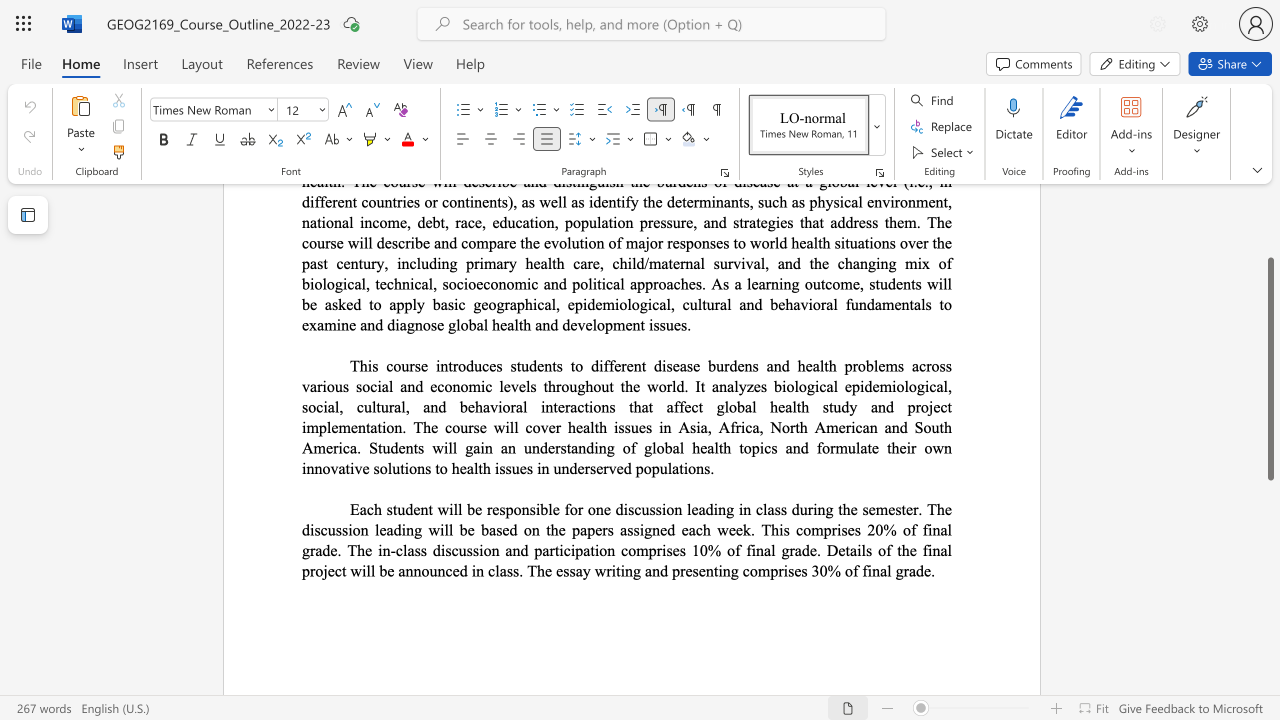 Image resolution: width=1280 pixels, height=720 pixels. I want to click on the scrollbar and move up 90 pixels, so click(1269, 369).